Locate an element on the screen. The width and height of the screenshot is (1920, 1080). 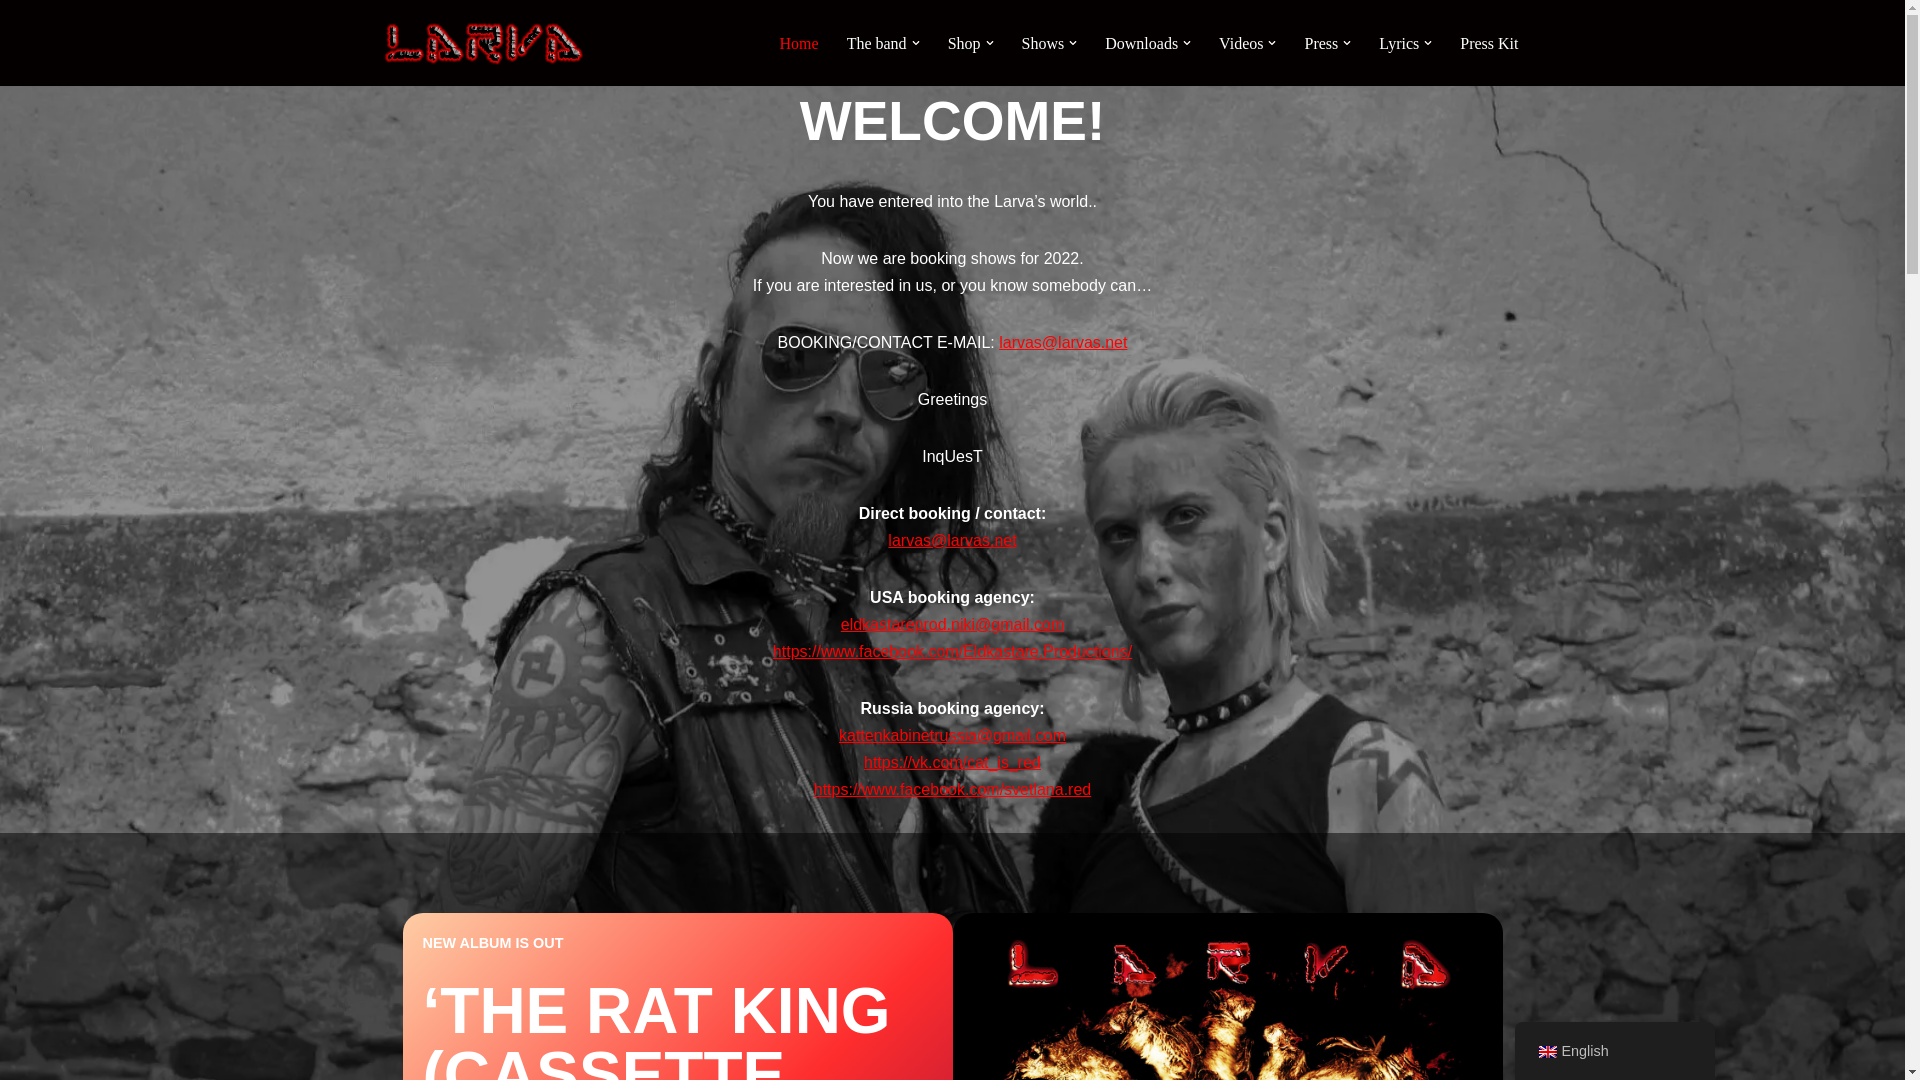
'Press Kit' is located at coordinates (1488, 43).